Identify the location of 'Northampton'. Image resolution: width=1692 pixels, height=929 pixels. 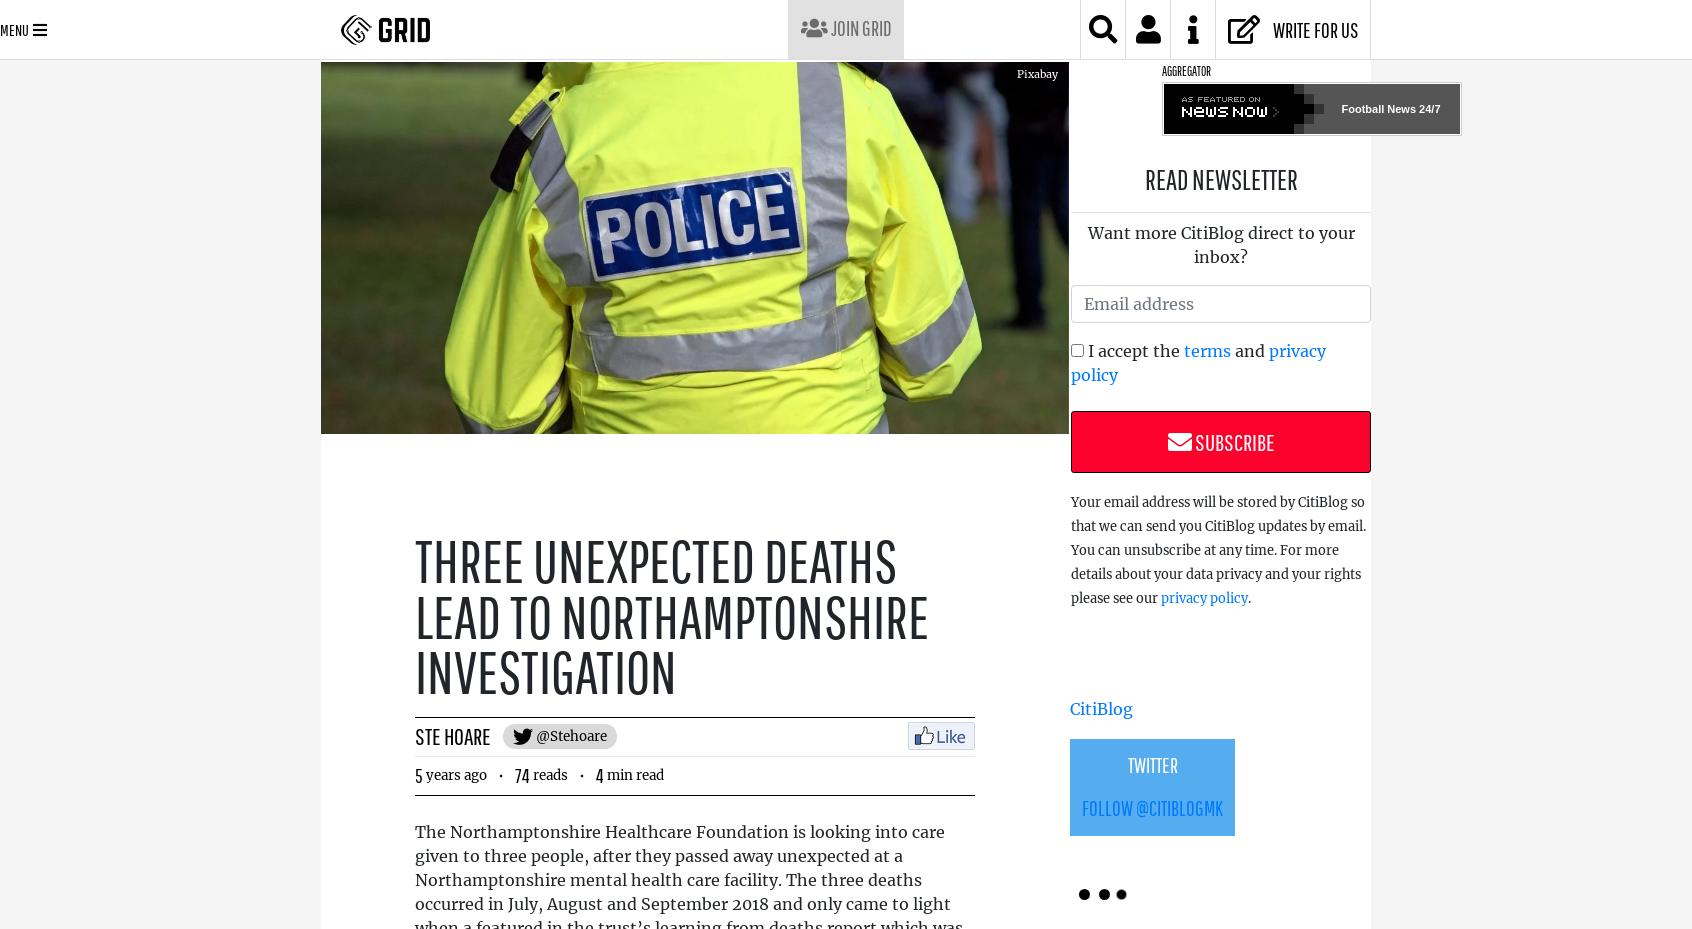
(929, 29).